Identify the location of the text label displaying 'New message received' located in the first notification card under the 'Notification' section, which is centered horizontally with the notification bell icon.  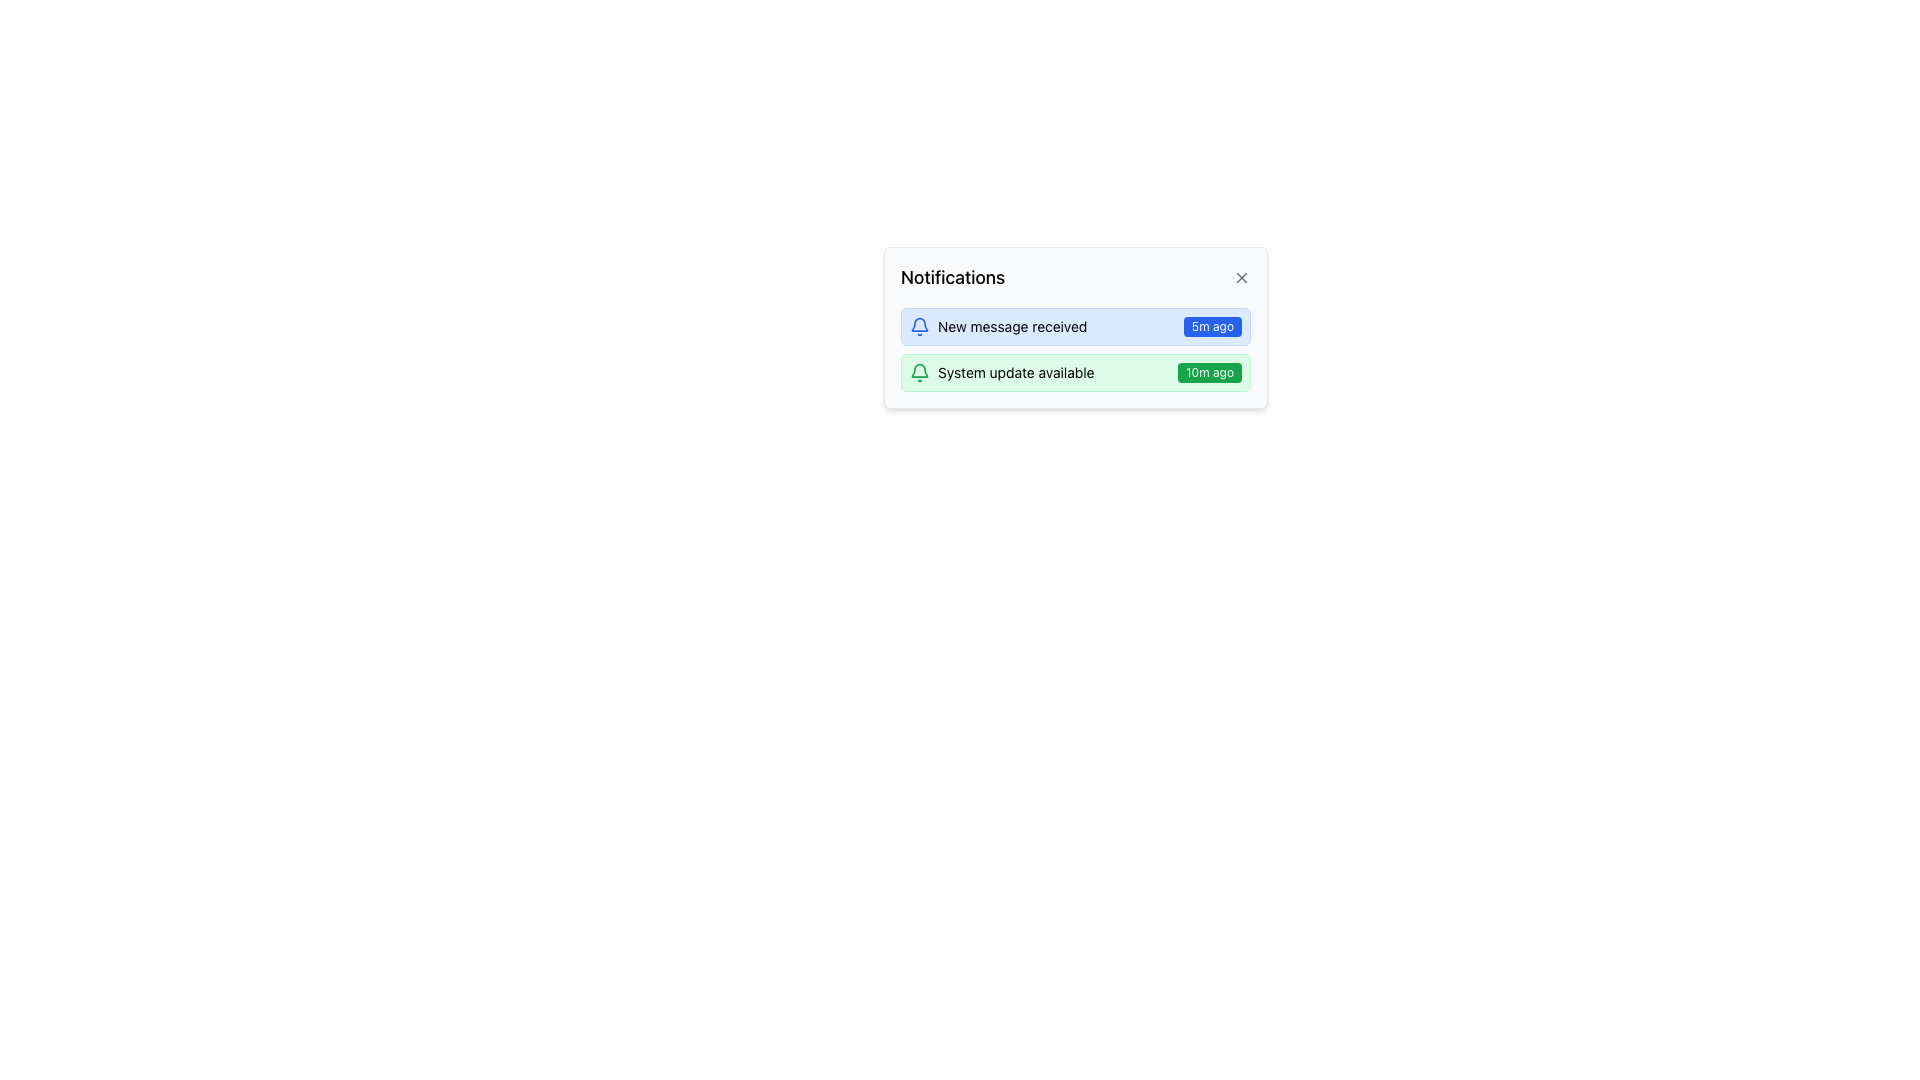
(1012, 326).